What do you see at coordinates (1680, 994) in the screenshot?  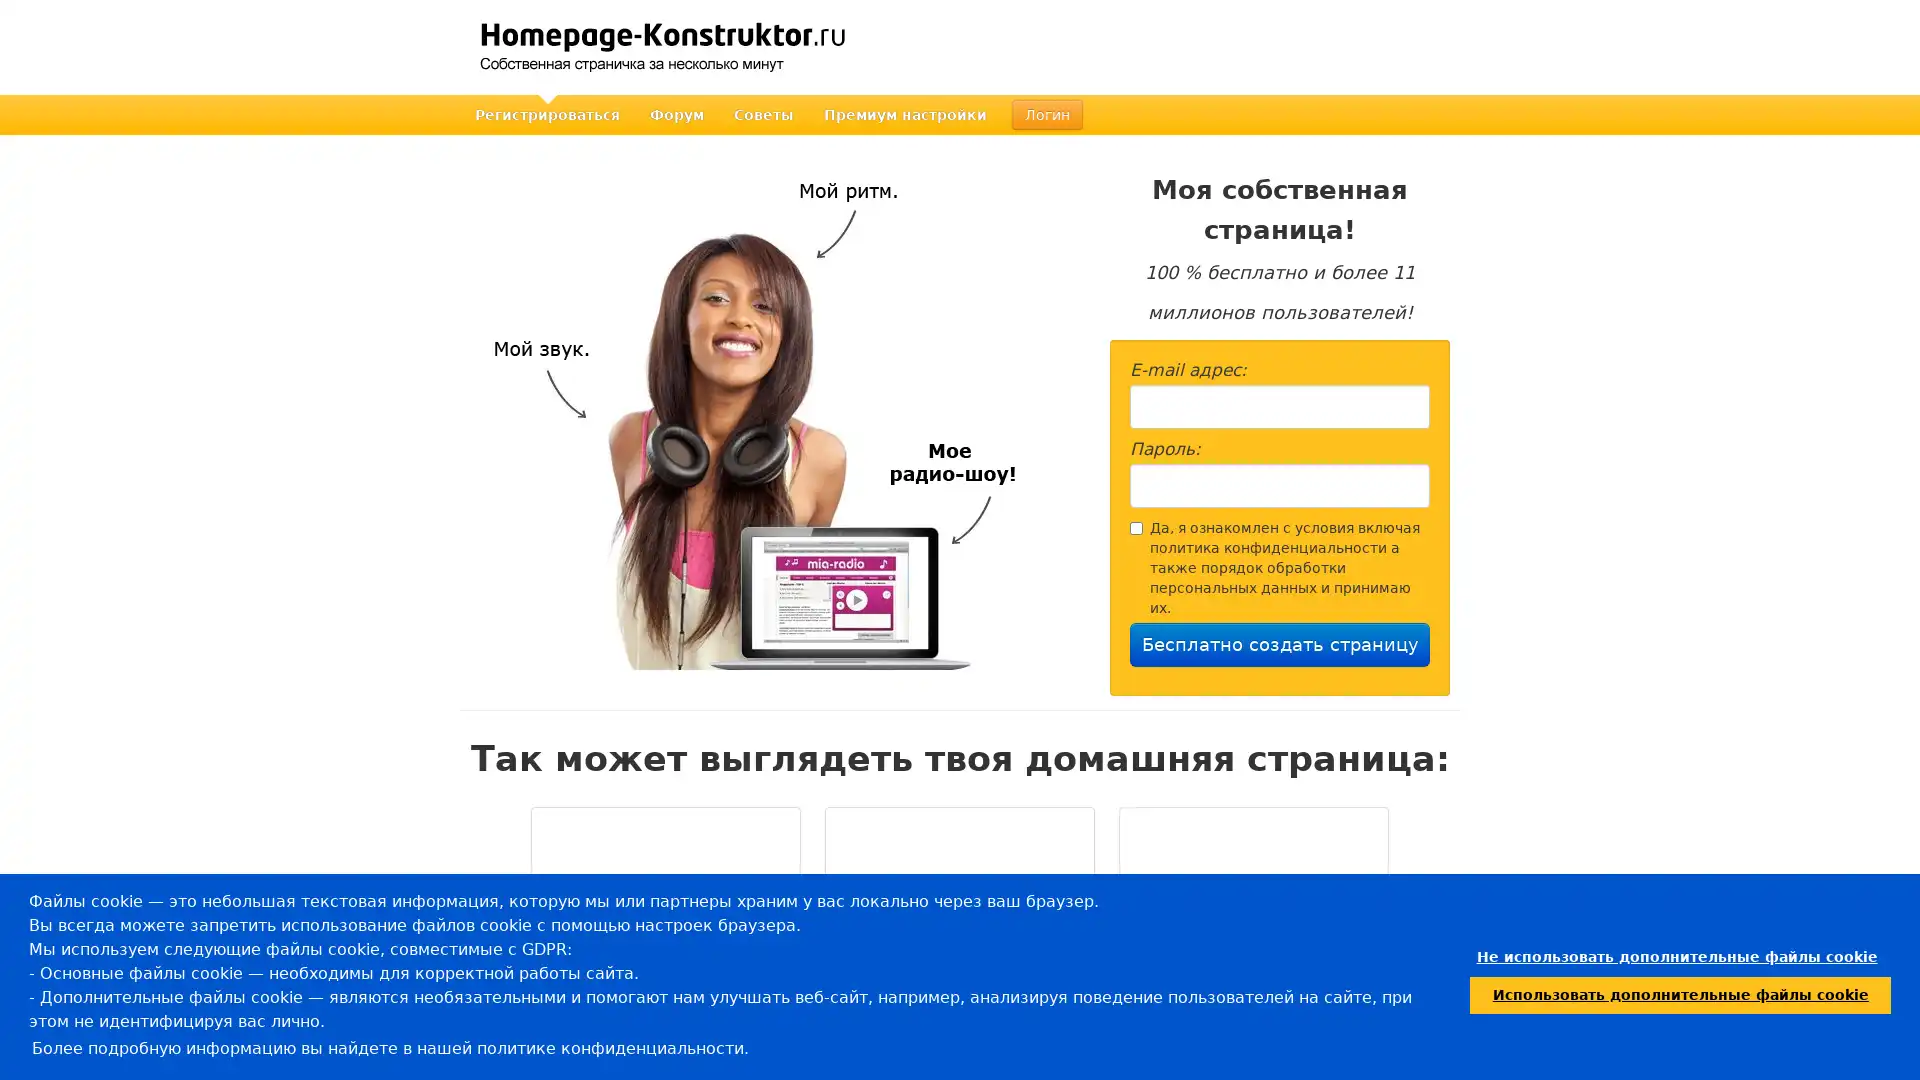 I see `allow cookies` at bounding box center [1680, 994].